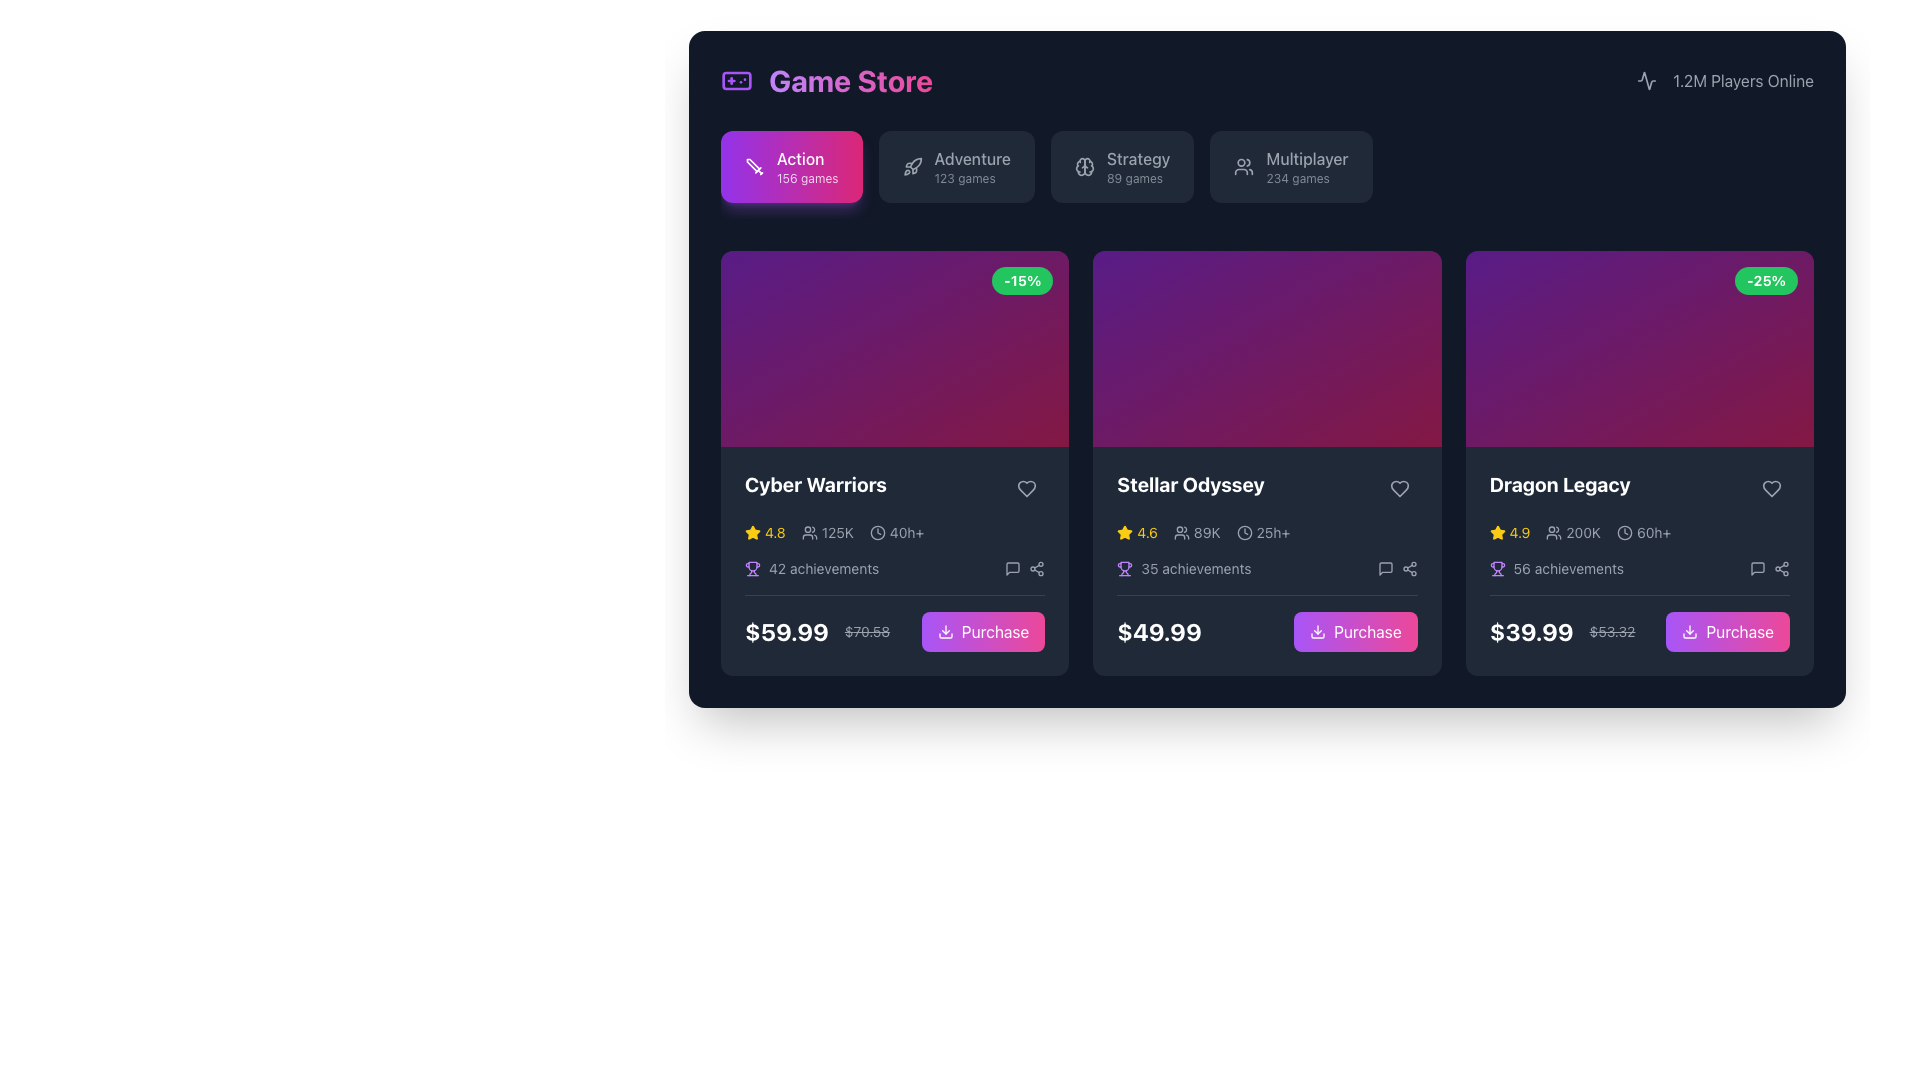  What do you see at coordinates (1384, 568) in the screenshot?
I see `the communication icon located at the bottom-right of the 'Stellar Odyssey' game card` at bounding box center [1384, 568].